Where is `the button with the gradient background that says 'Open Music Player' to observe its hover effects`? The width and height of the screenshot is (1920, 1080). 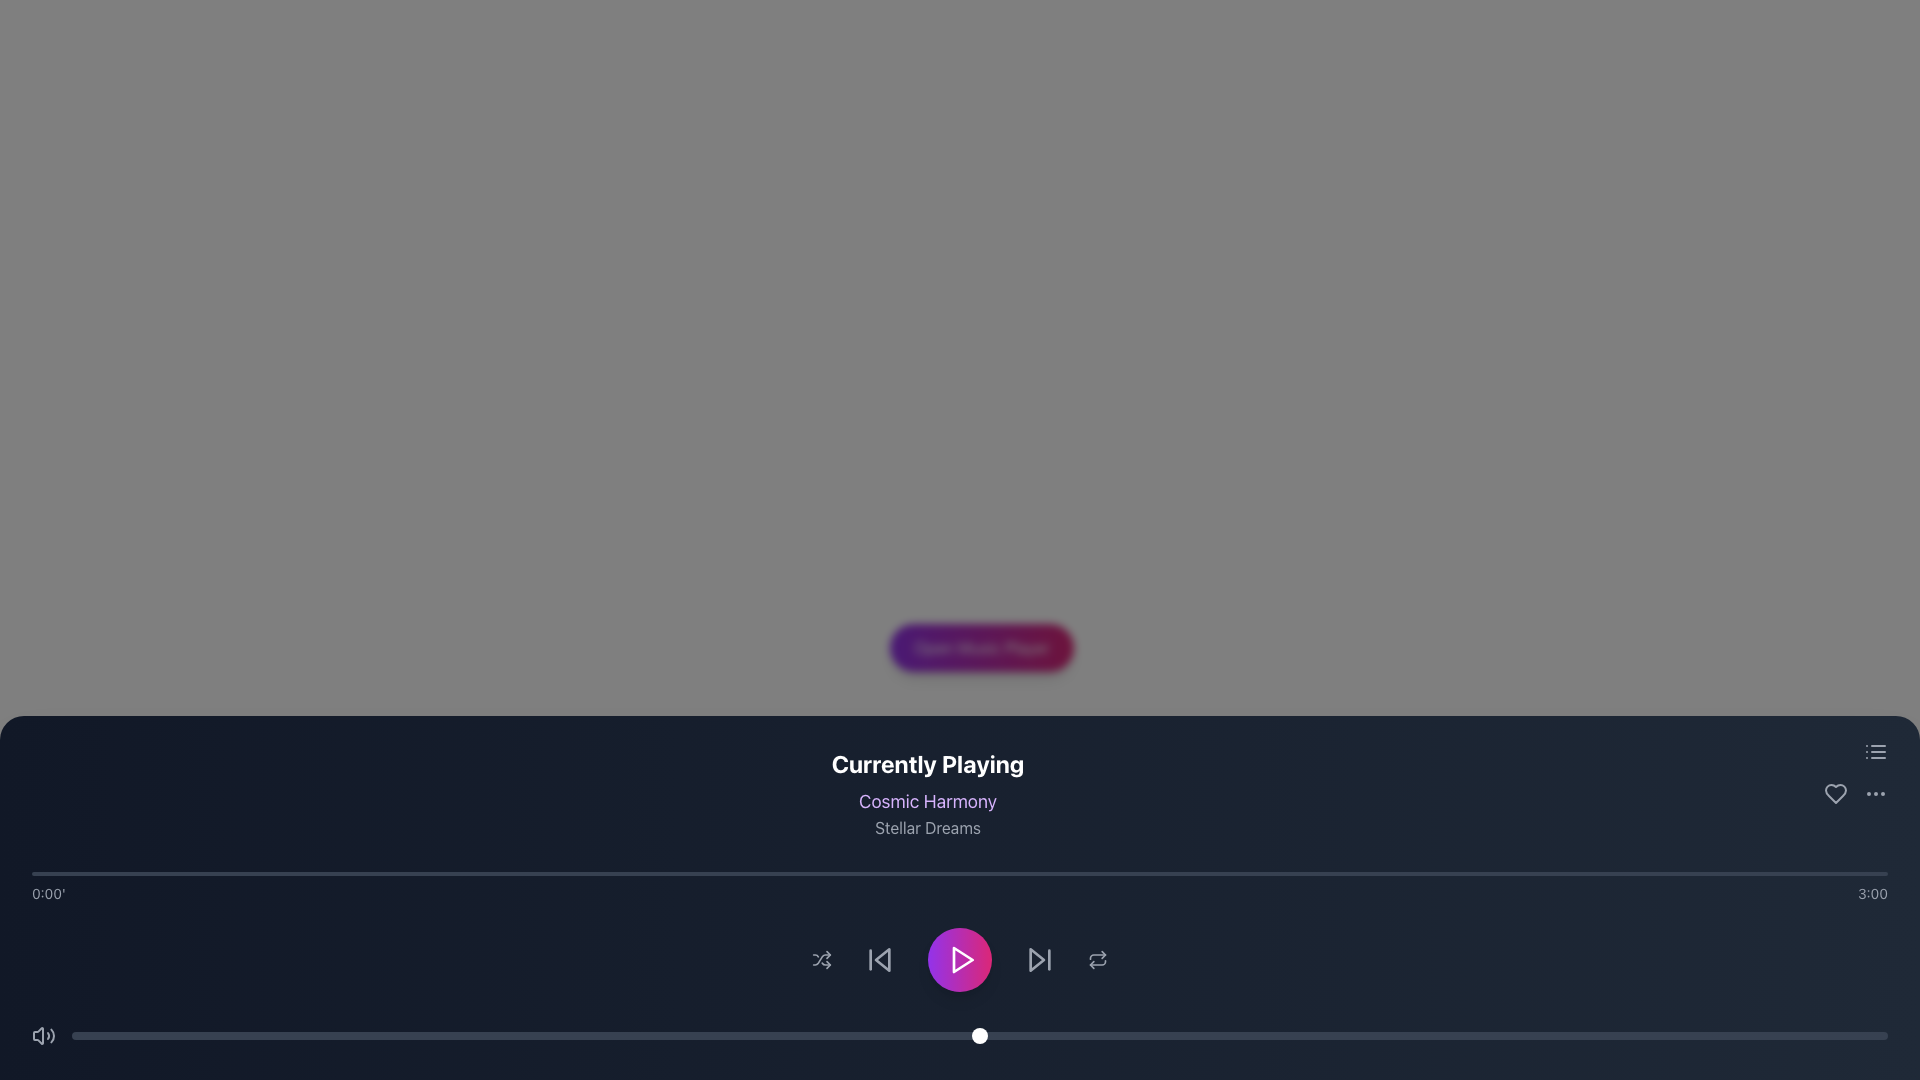
the button with the gradient background that says 'Open Music Player' to observe its hover effects is located at coordinates (982, 648).